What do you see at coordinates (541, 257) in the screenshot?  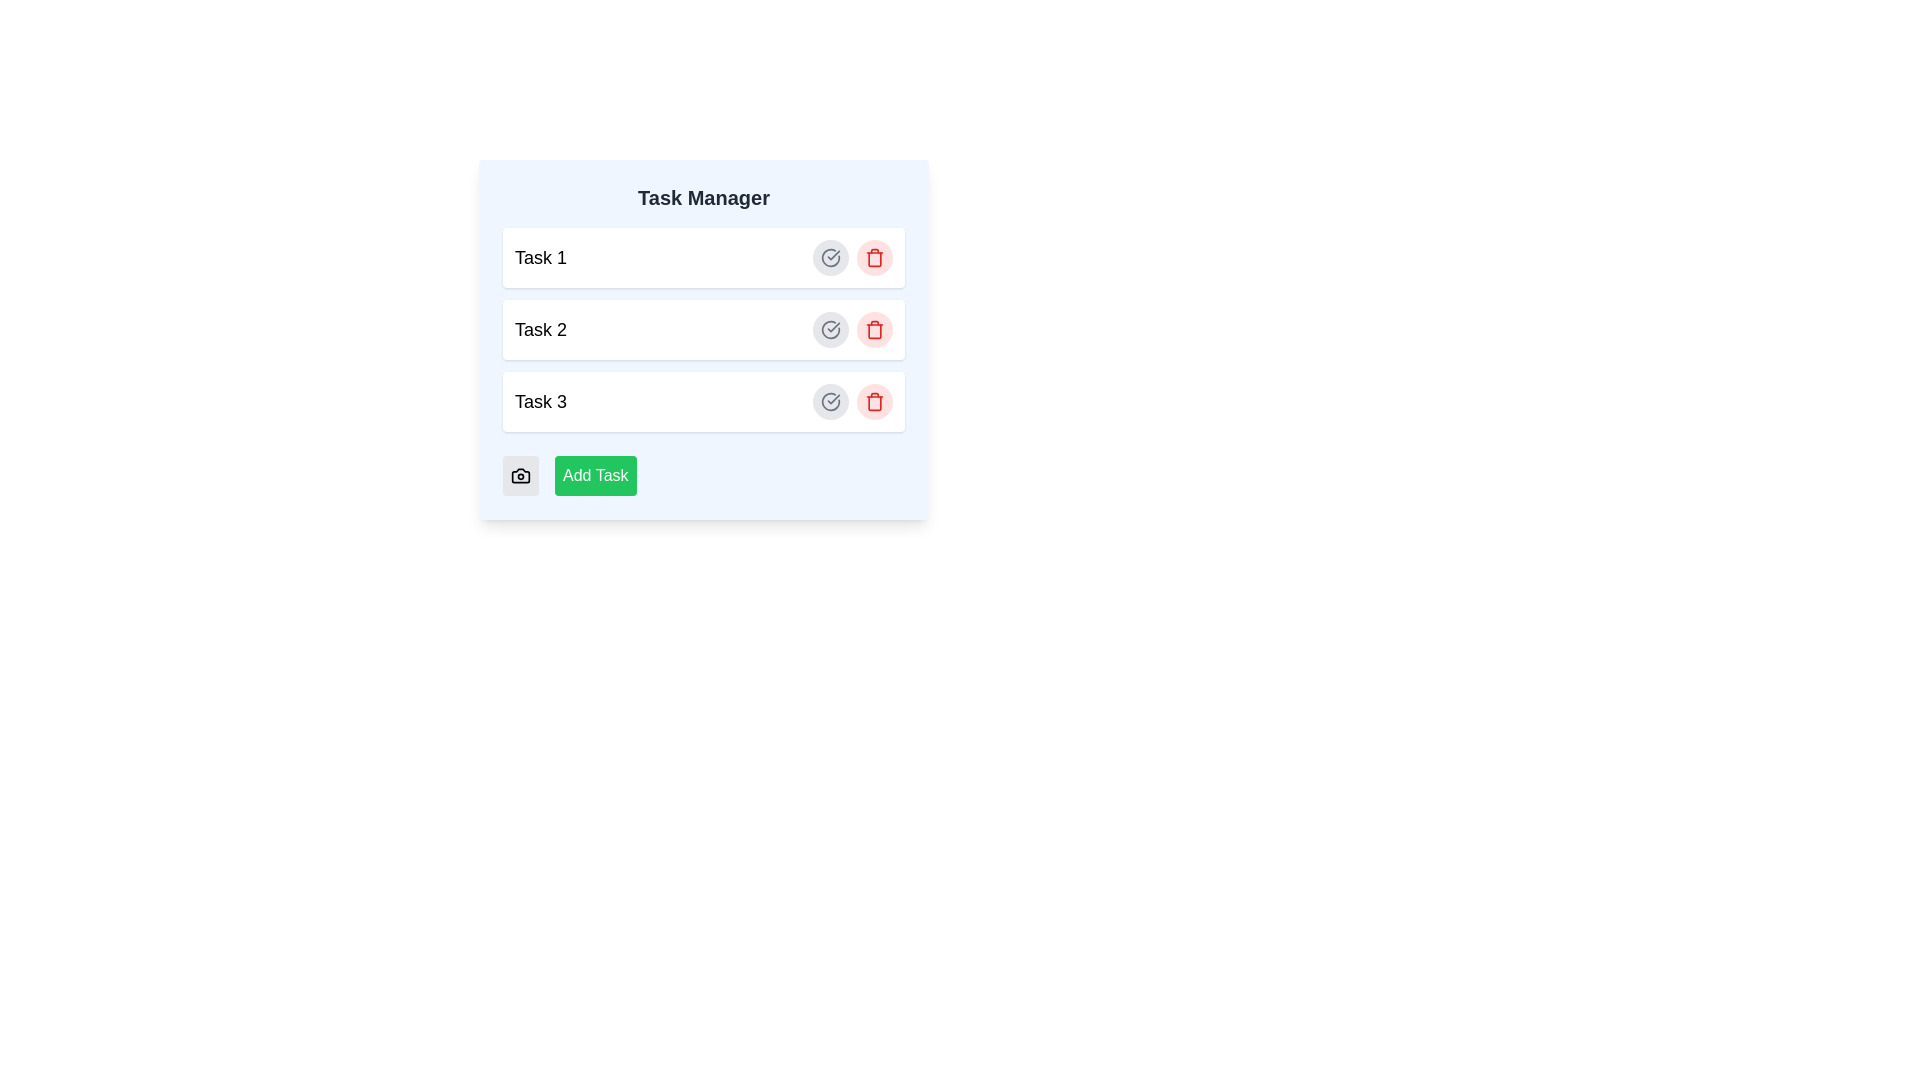 I see `the static text label reading 'Task 1'` at bounding box center [541, 257].